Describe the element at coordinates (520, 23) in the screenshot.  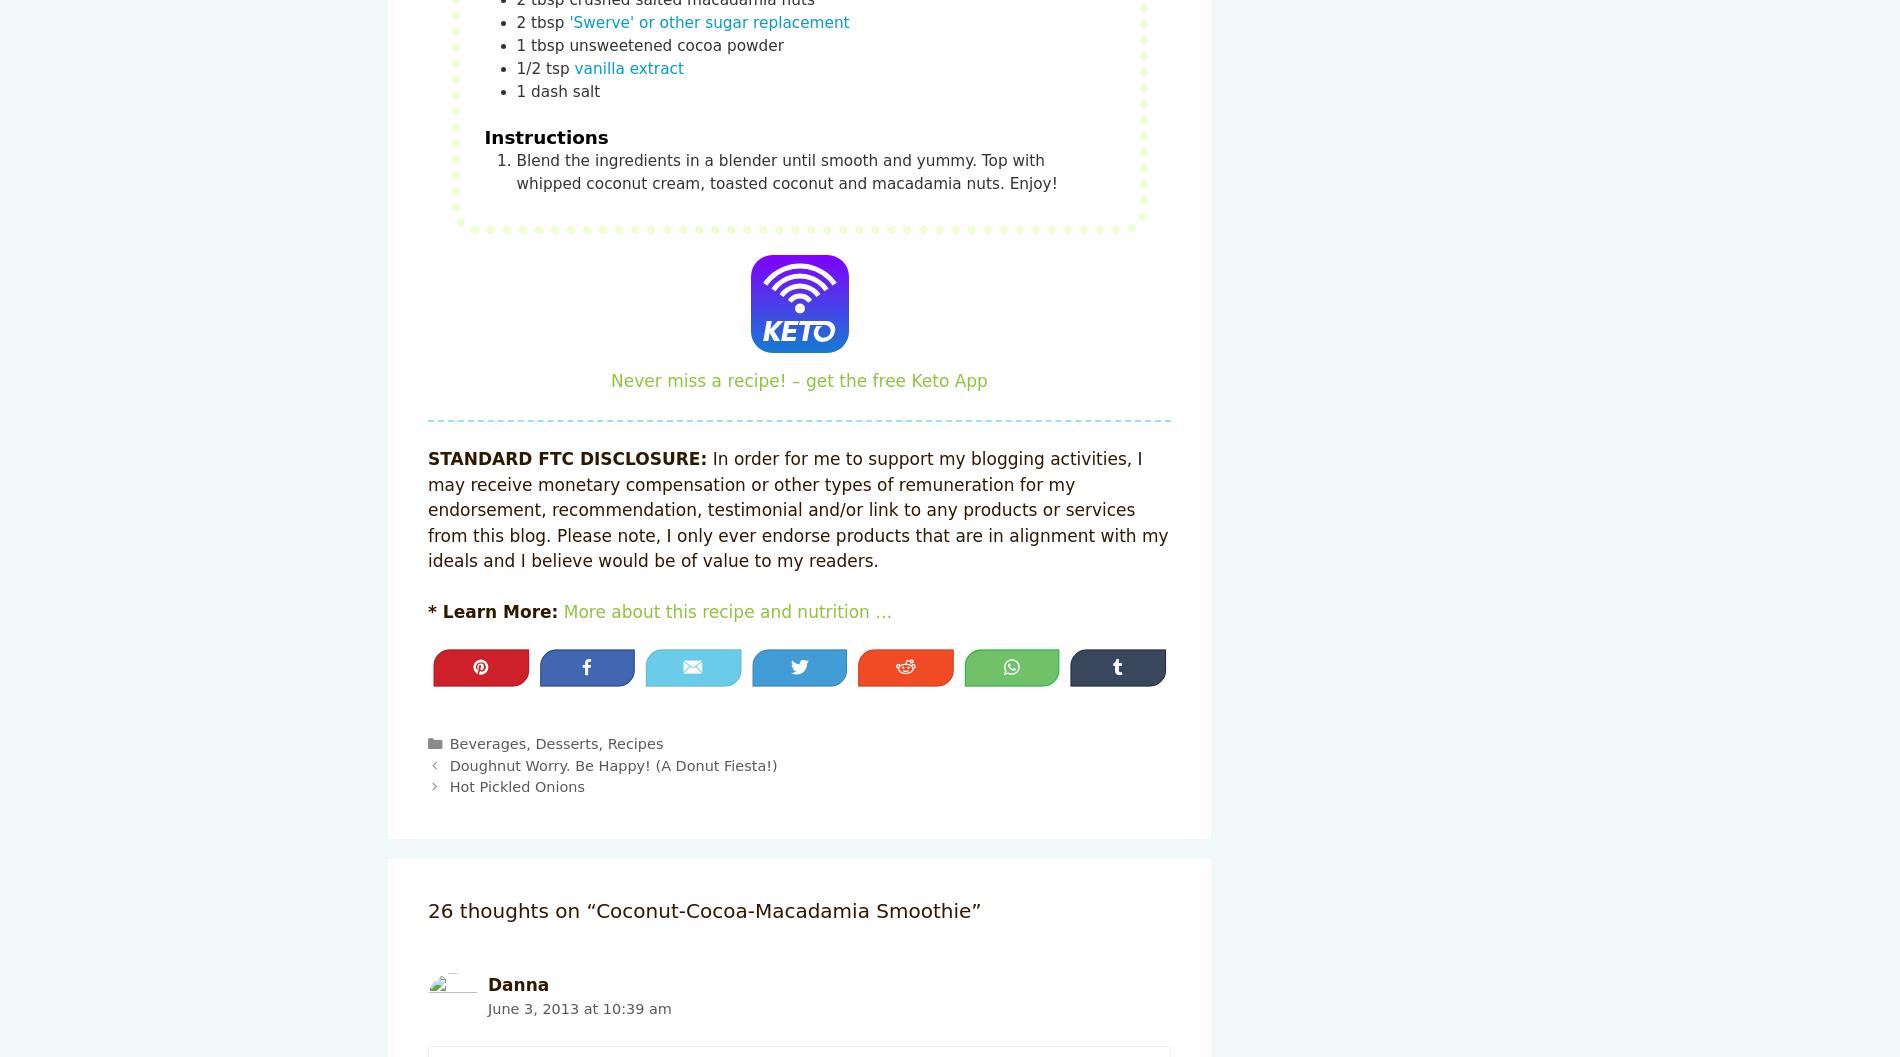
I see `'2'` at that location.